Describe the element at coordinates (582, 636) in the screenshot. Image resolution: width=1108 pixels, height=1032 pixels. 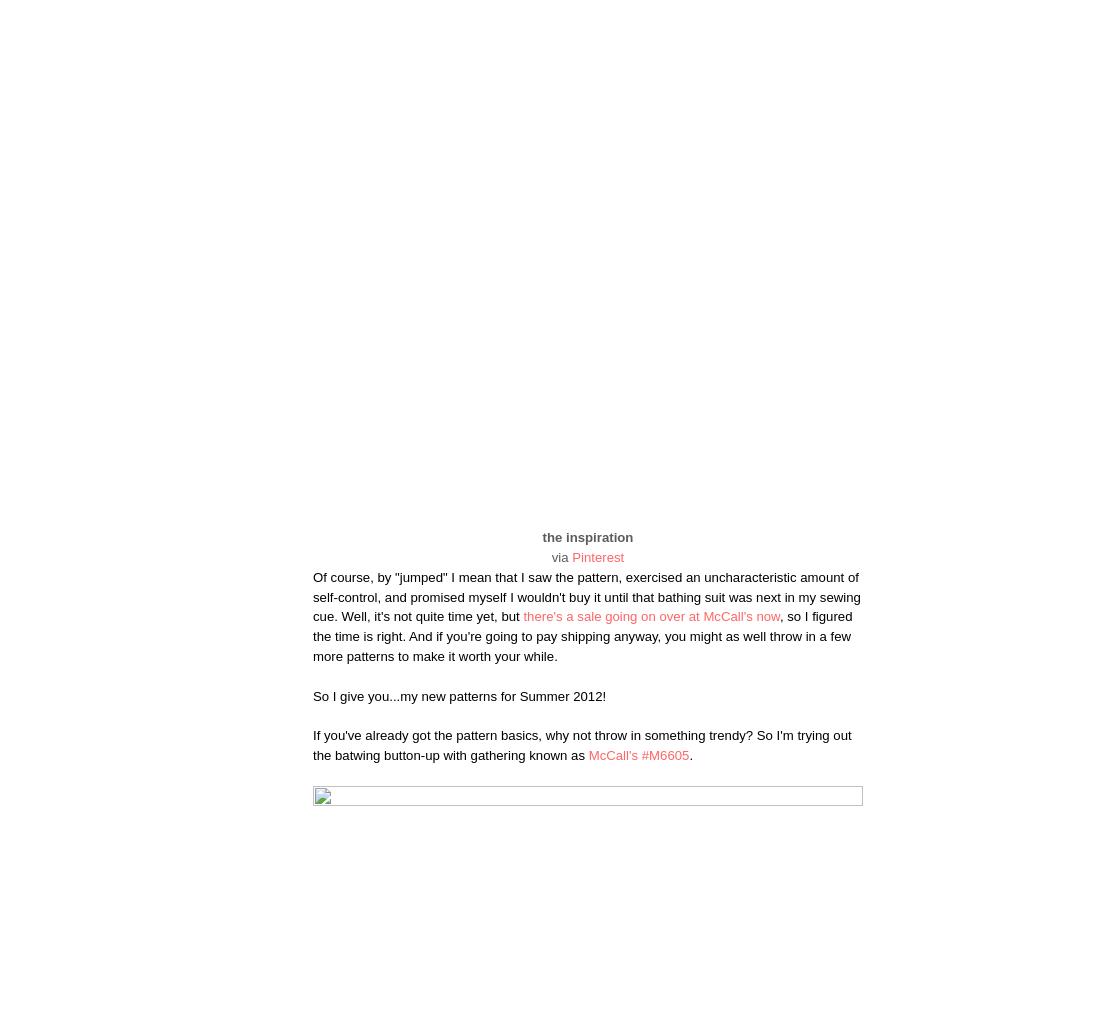
I see `', so I figured the time is right. And if you're going to pay shipping anyway, you might as well throw in a few more patterns to make it worth your while.'` at that location.